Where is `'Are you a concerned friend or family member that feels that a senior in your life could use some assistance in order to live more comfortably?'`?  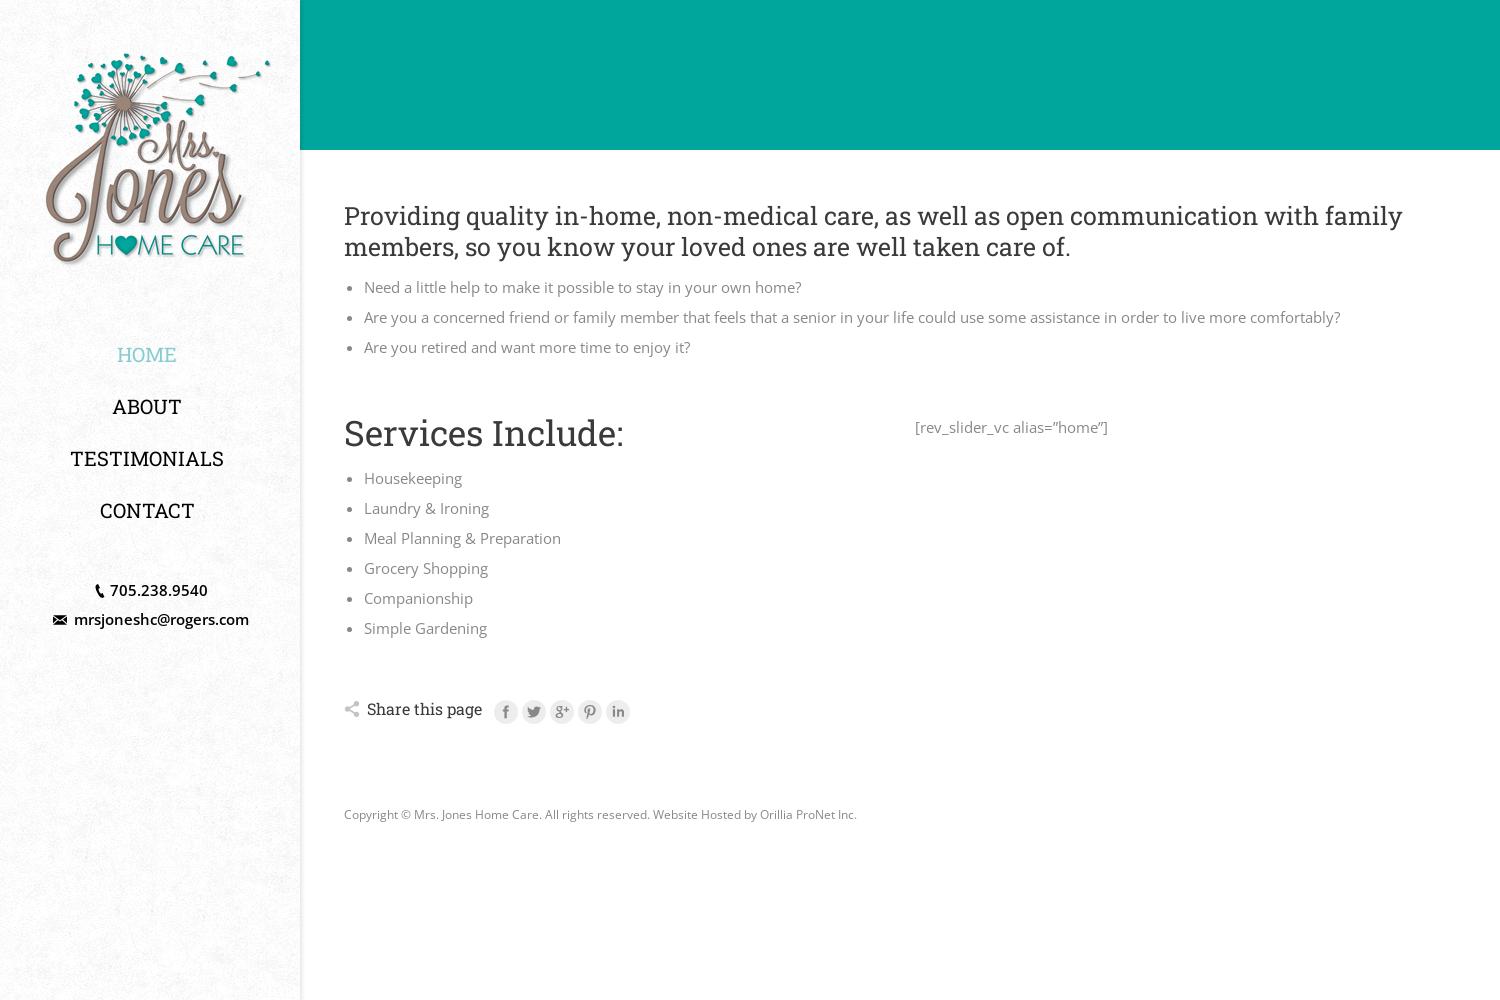 'Are you a concerned friend or family member that feels that a senior in your life could use some assistance in order to live more comfortably?' is located at coordinates (850, 316).